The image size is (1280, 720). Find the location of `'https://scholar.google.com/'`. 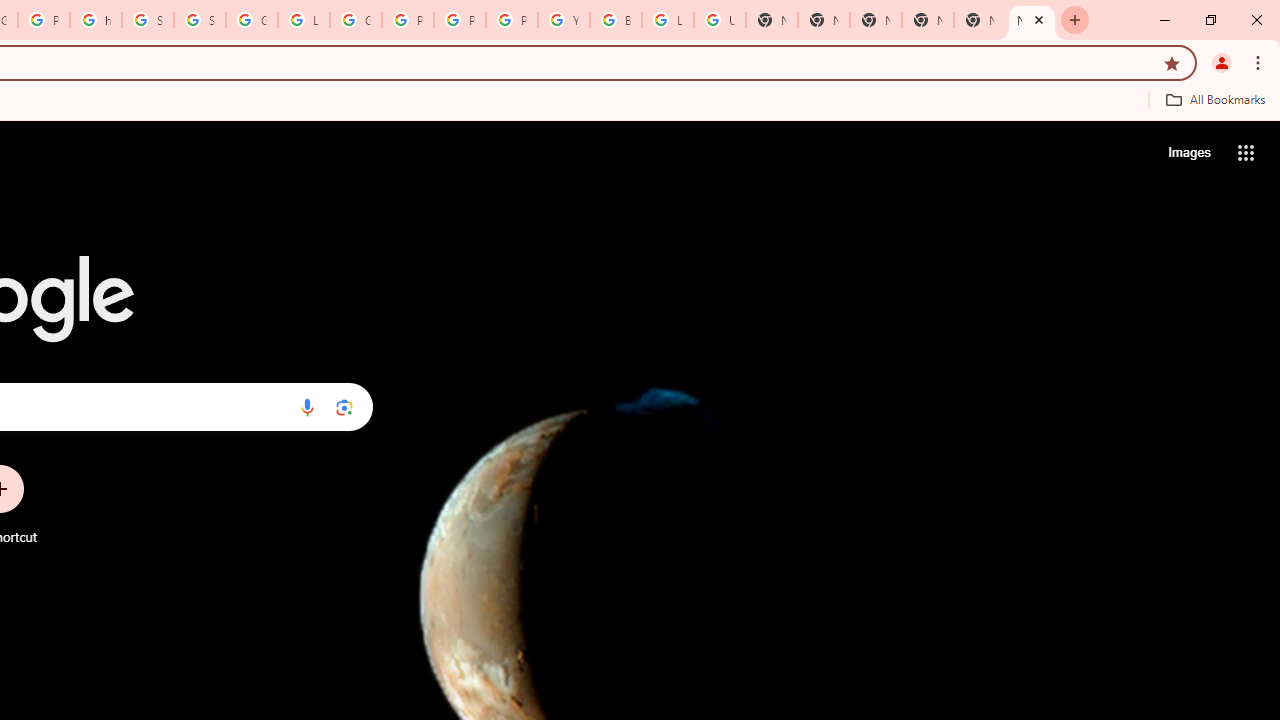

'https://scholar.google.com/' is located at coordinates (95, 20).